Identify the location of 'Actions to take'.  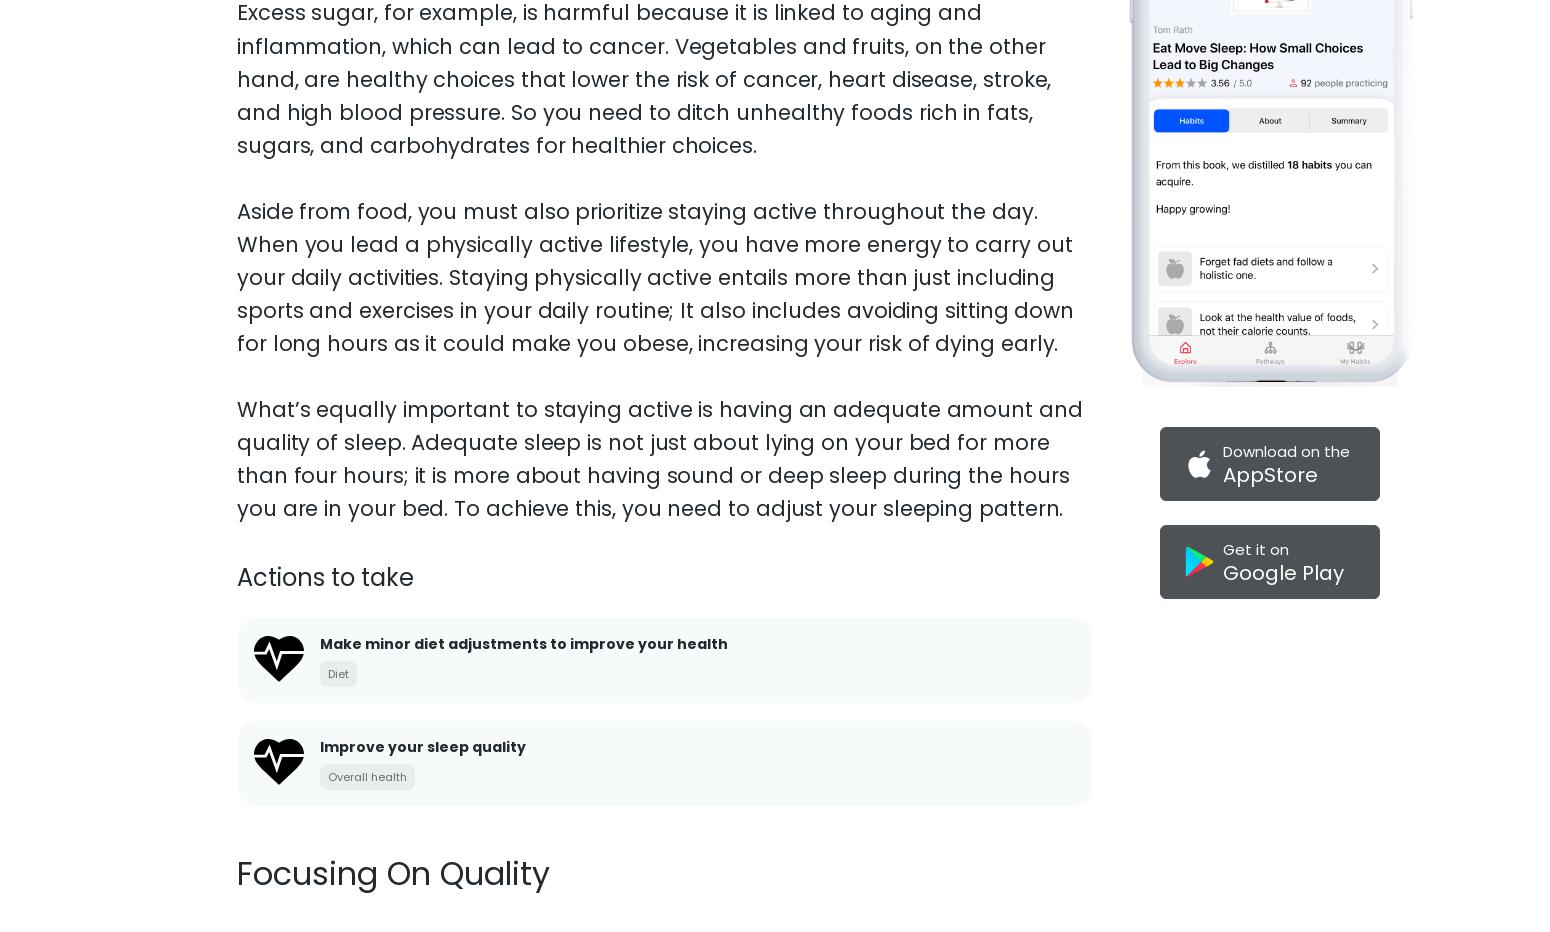
(324, 503).